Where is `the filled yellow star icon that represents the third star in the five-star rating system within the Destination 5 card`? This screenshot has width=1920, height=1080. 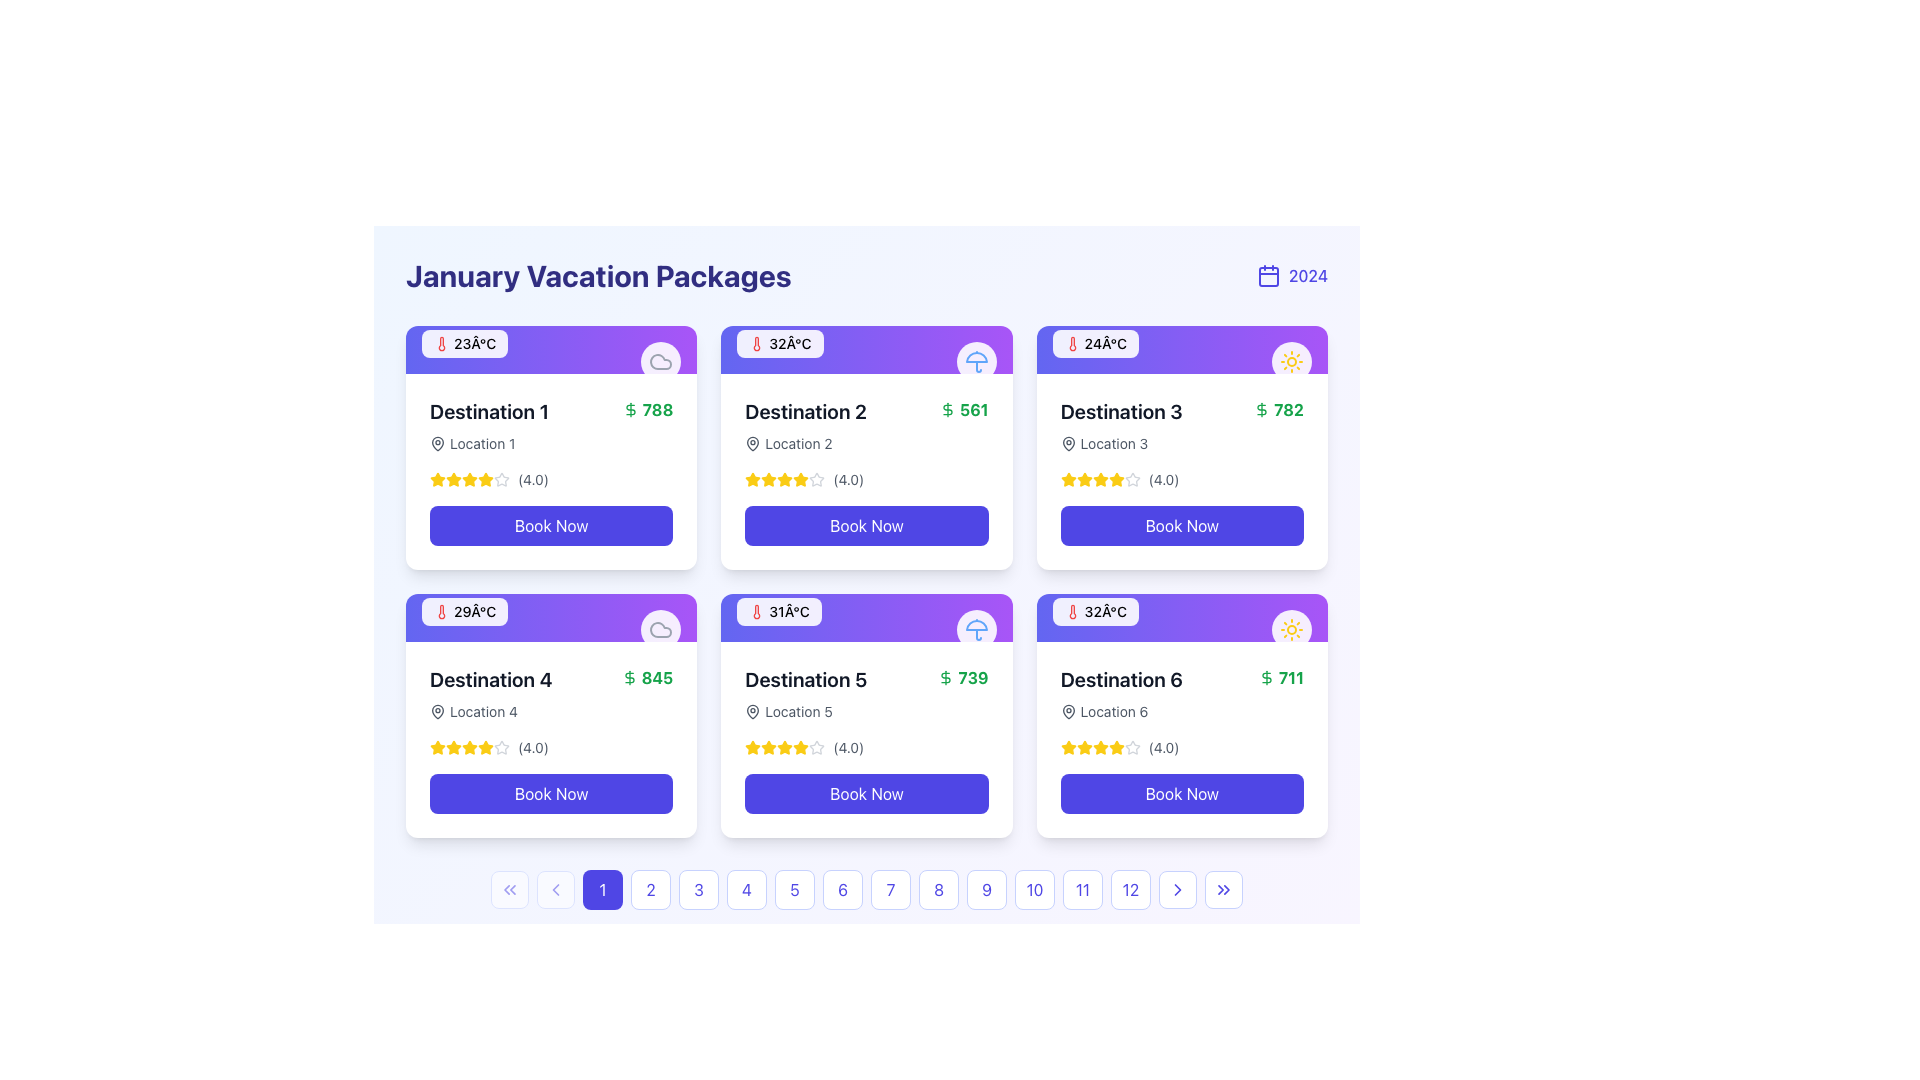 the filled yellow star icon that represents the third star in the five-star rating system within the Destination 5 card is located at coordinates (801, 747).